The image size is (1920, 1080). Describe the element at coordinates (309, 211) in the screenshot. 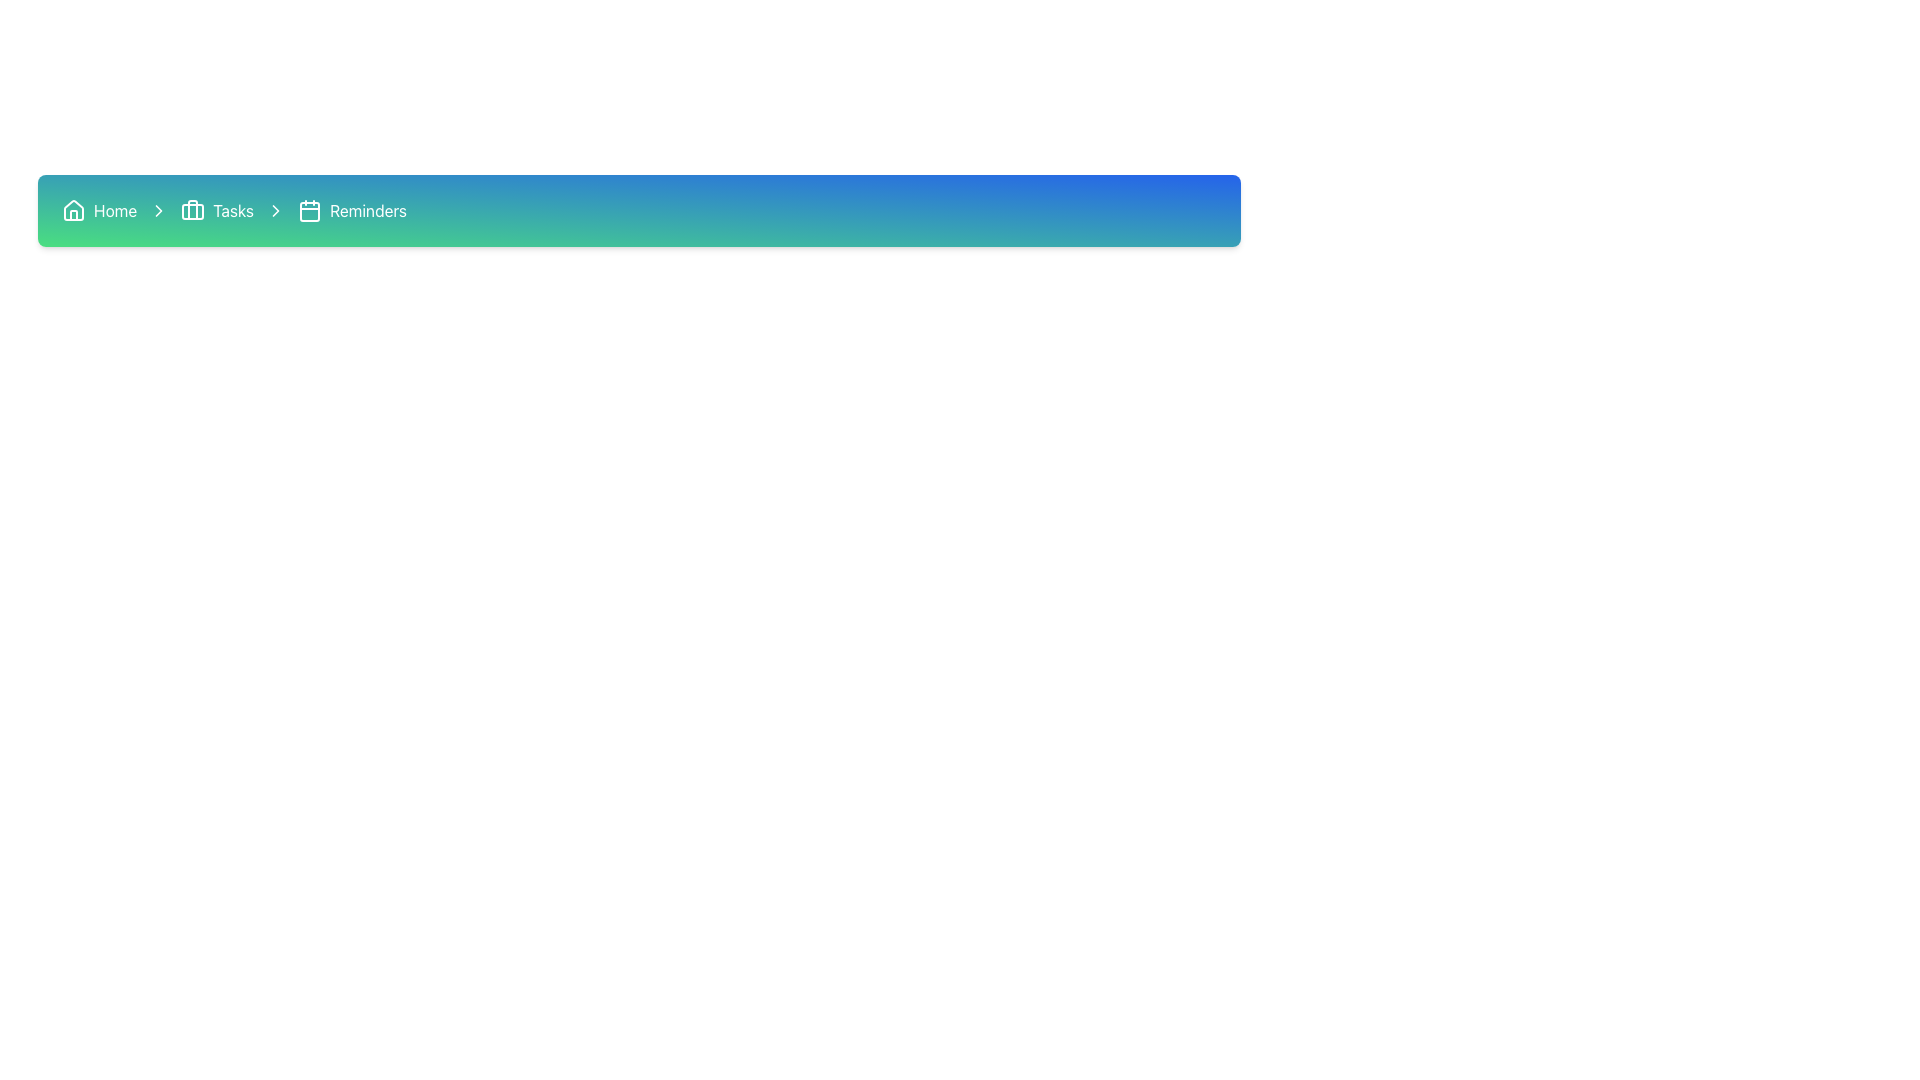

I see `the calendar icon in the horizontal navigation bar` at that location.